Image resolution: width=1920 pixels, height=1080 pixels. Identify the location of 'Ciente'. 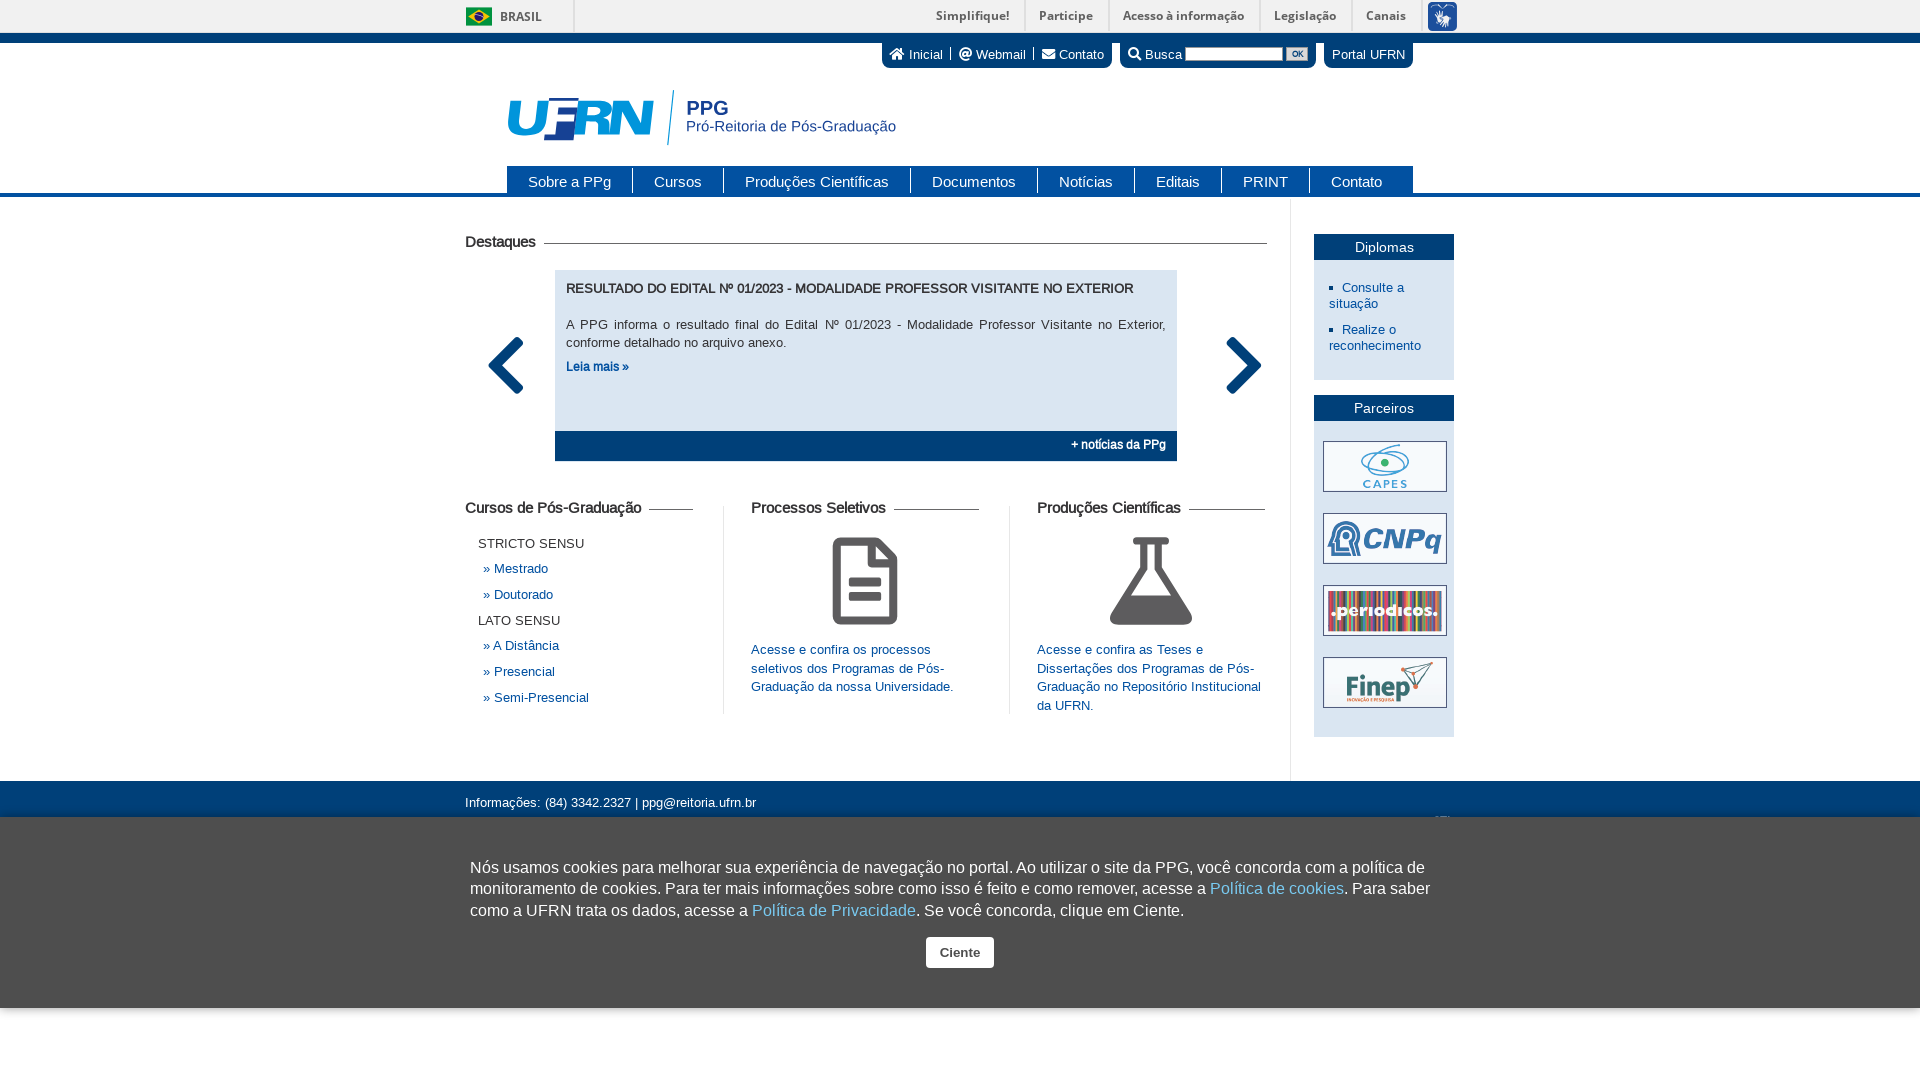
(960, 951).